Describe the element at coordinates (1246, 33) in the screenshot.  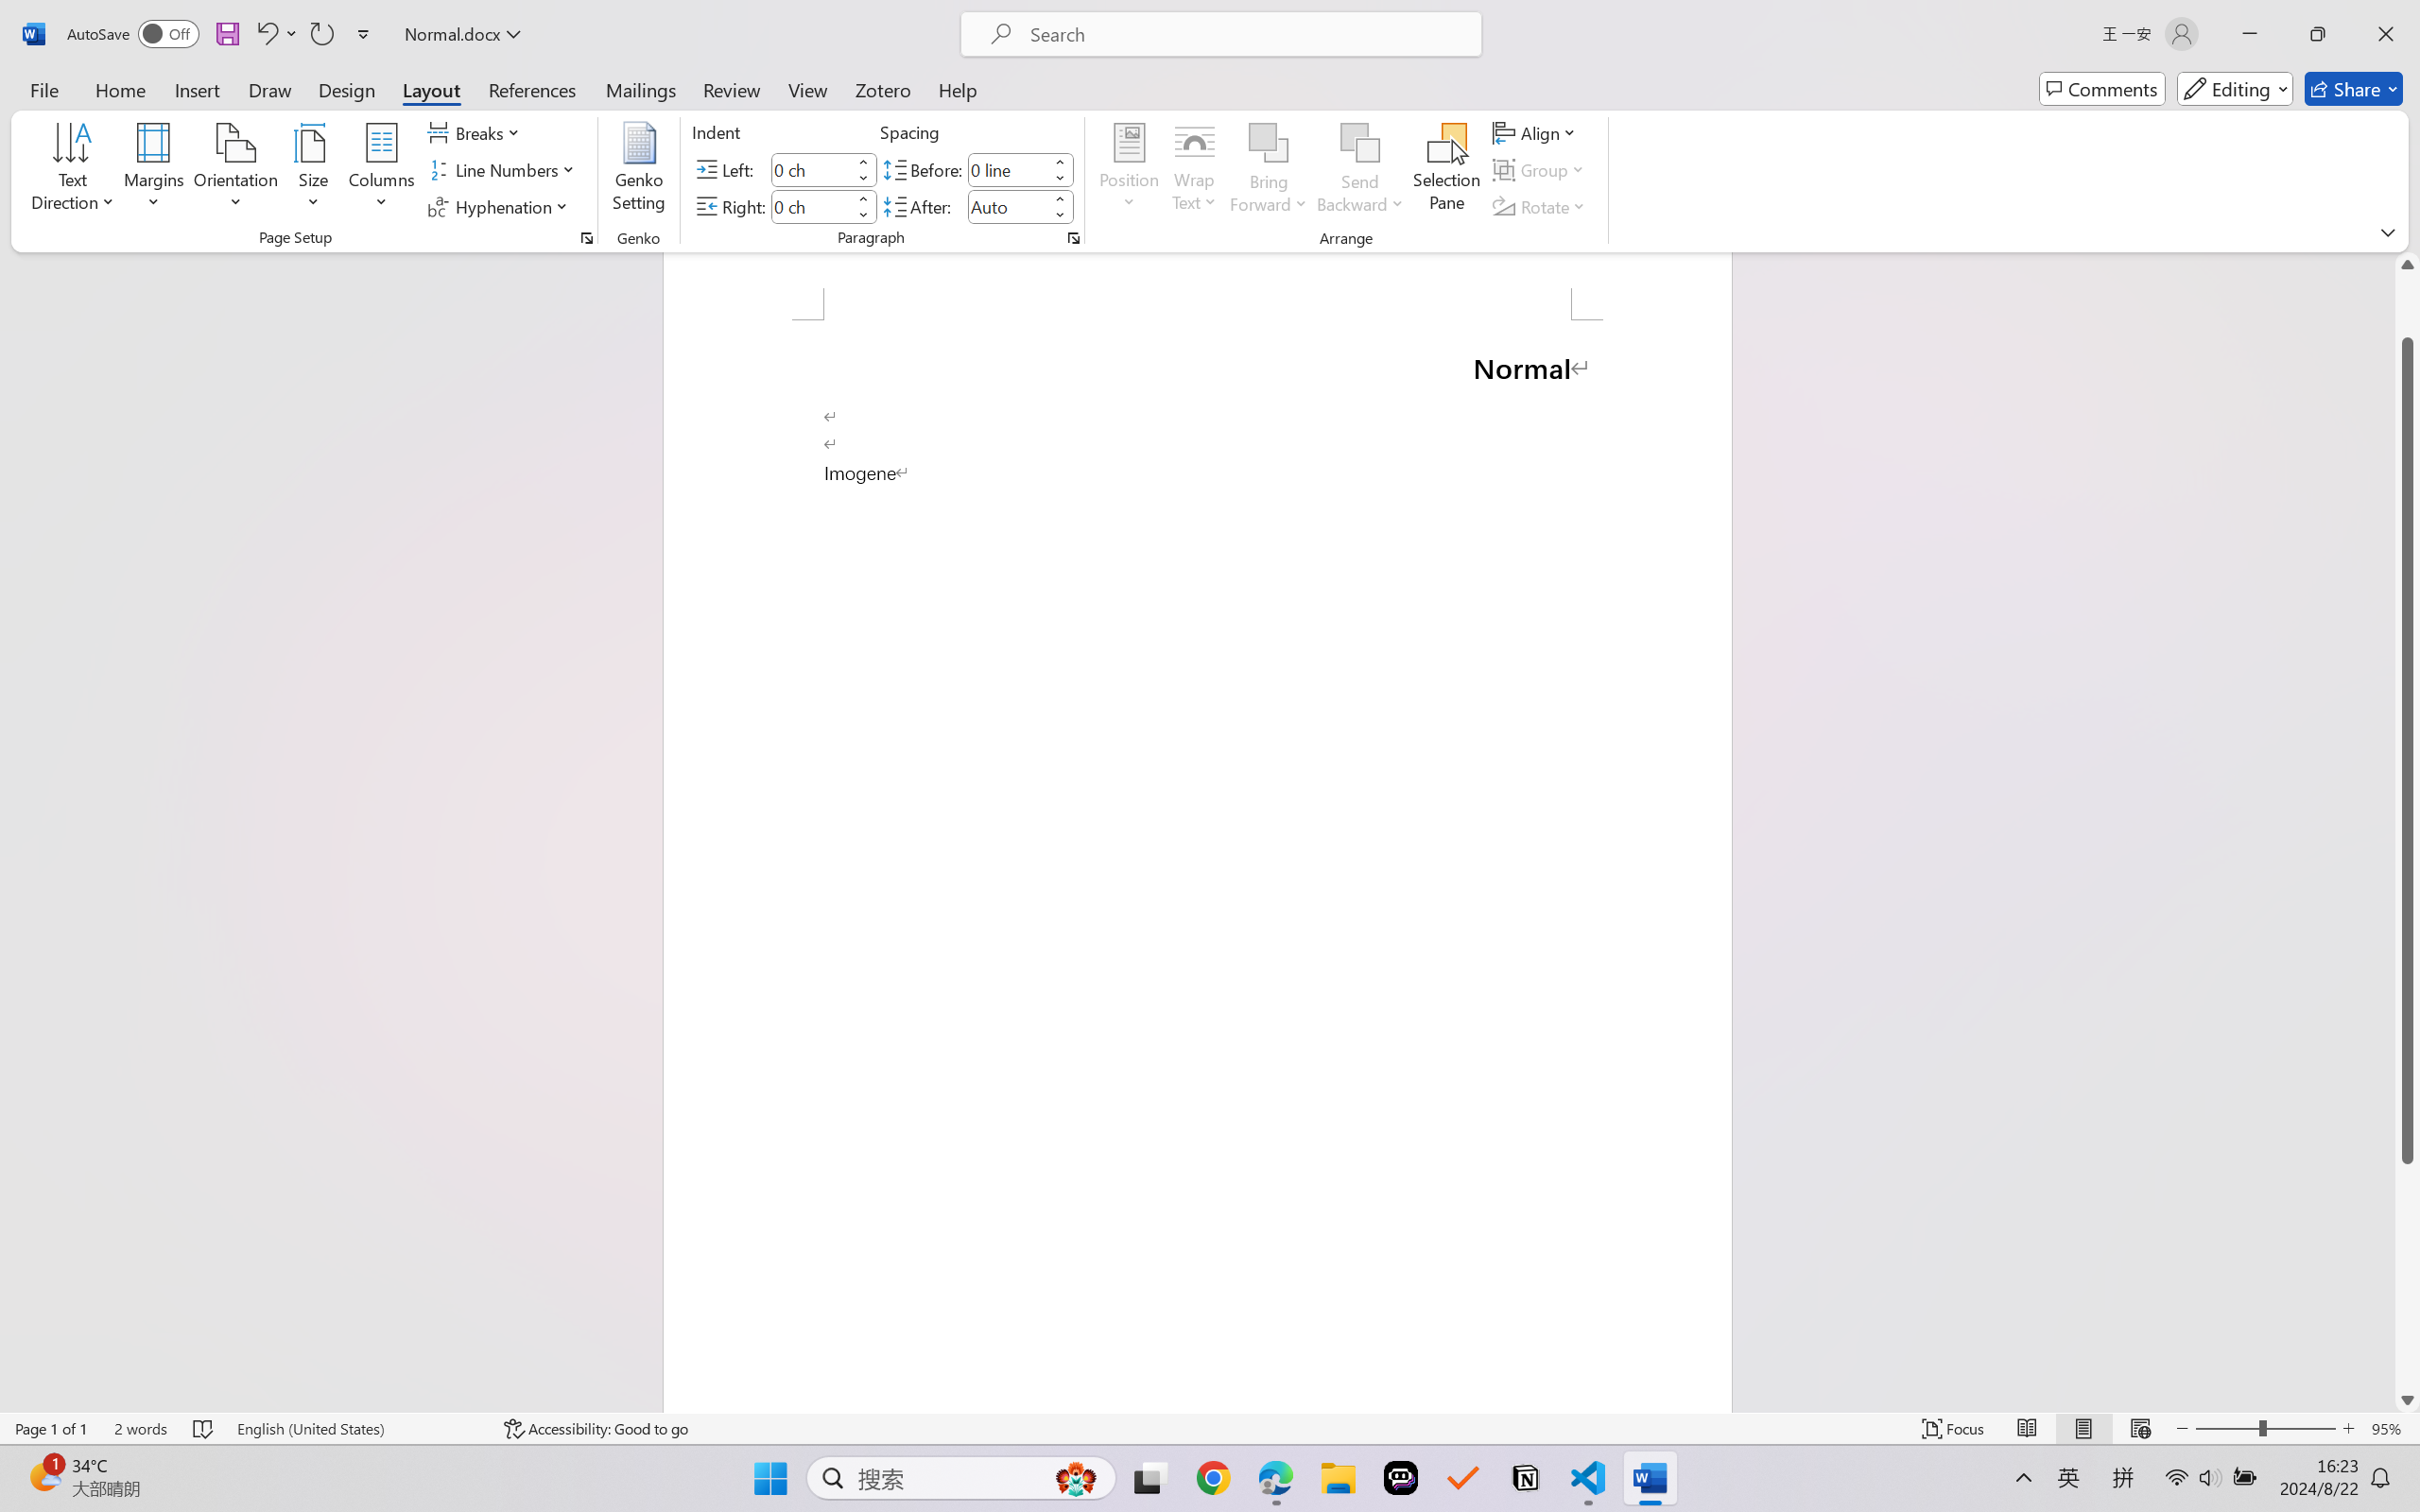
I see `'Microsoft search'` at that location.